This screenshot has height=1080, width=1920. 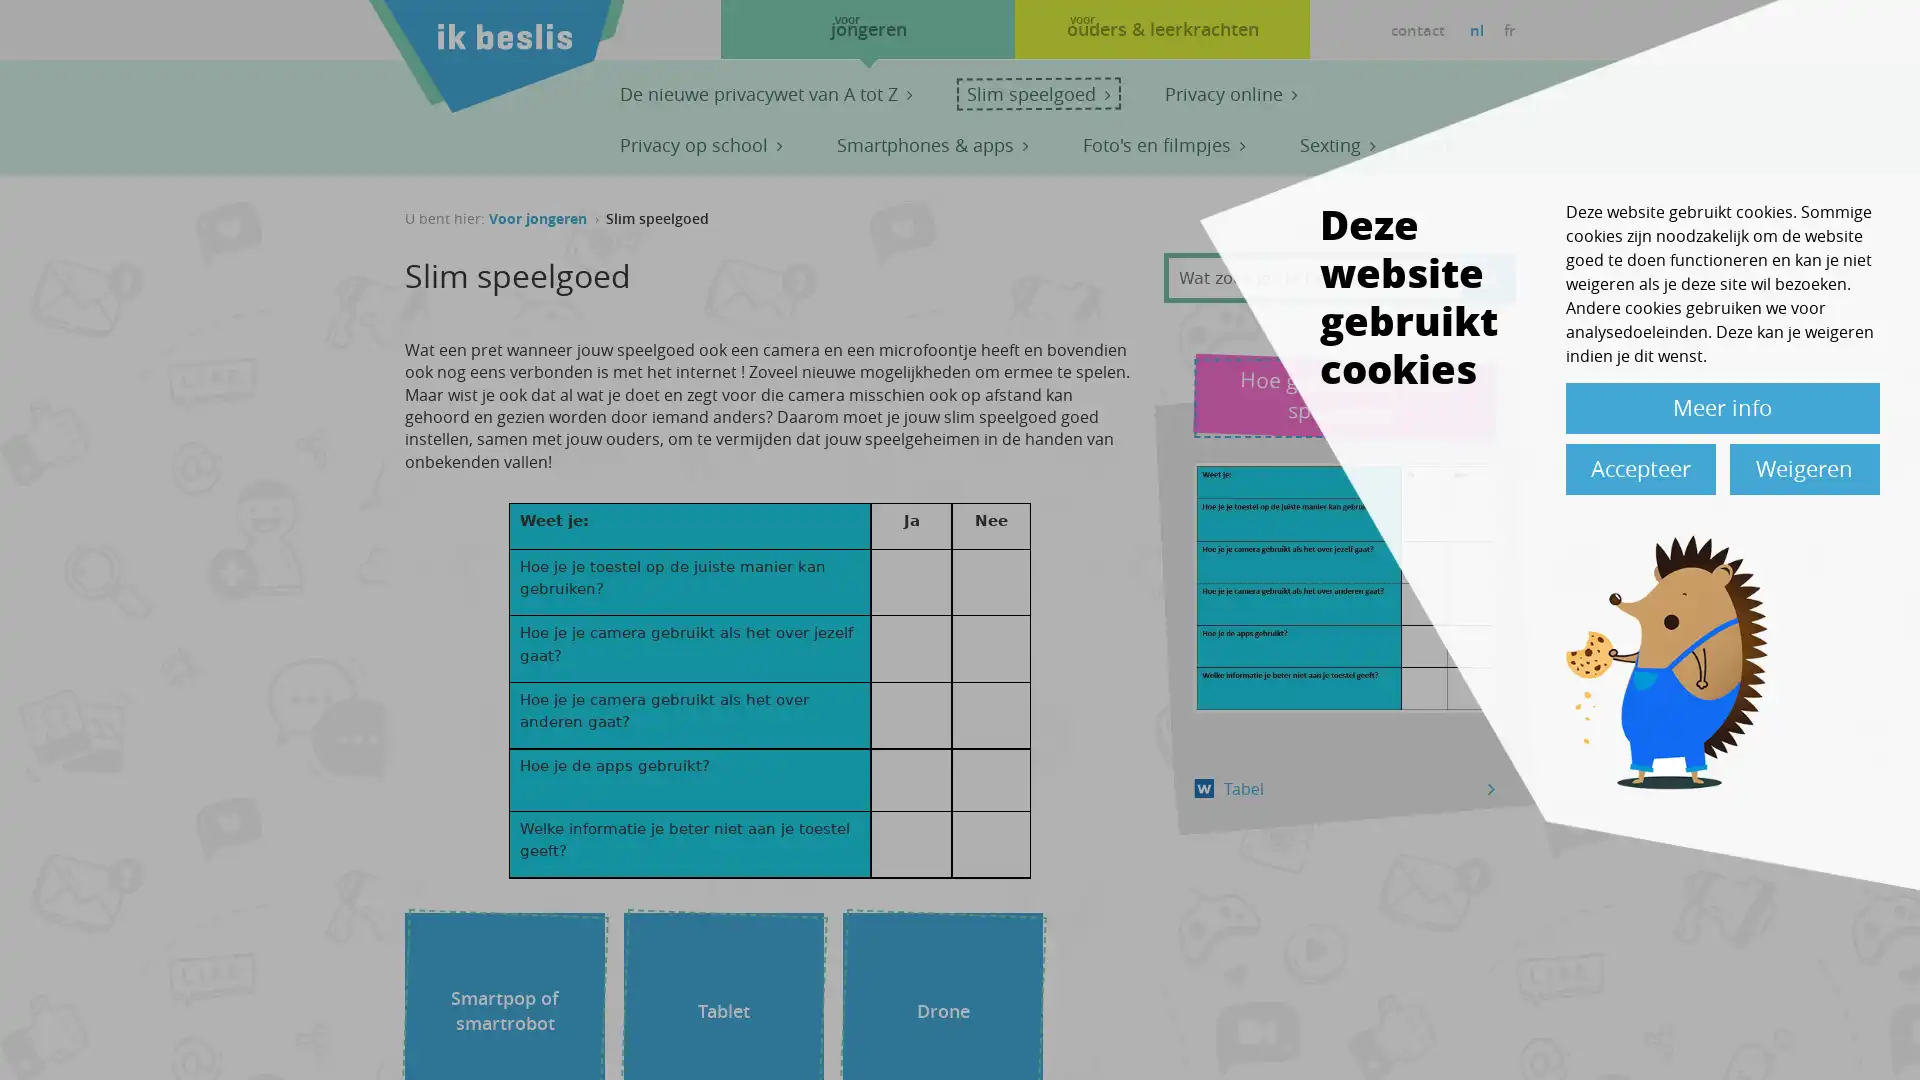 I want to click on Apply, so click(x=1488, y=277).